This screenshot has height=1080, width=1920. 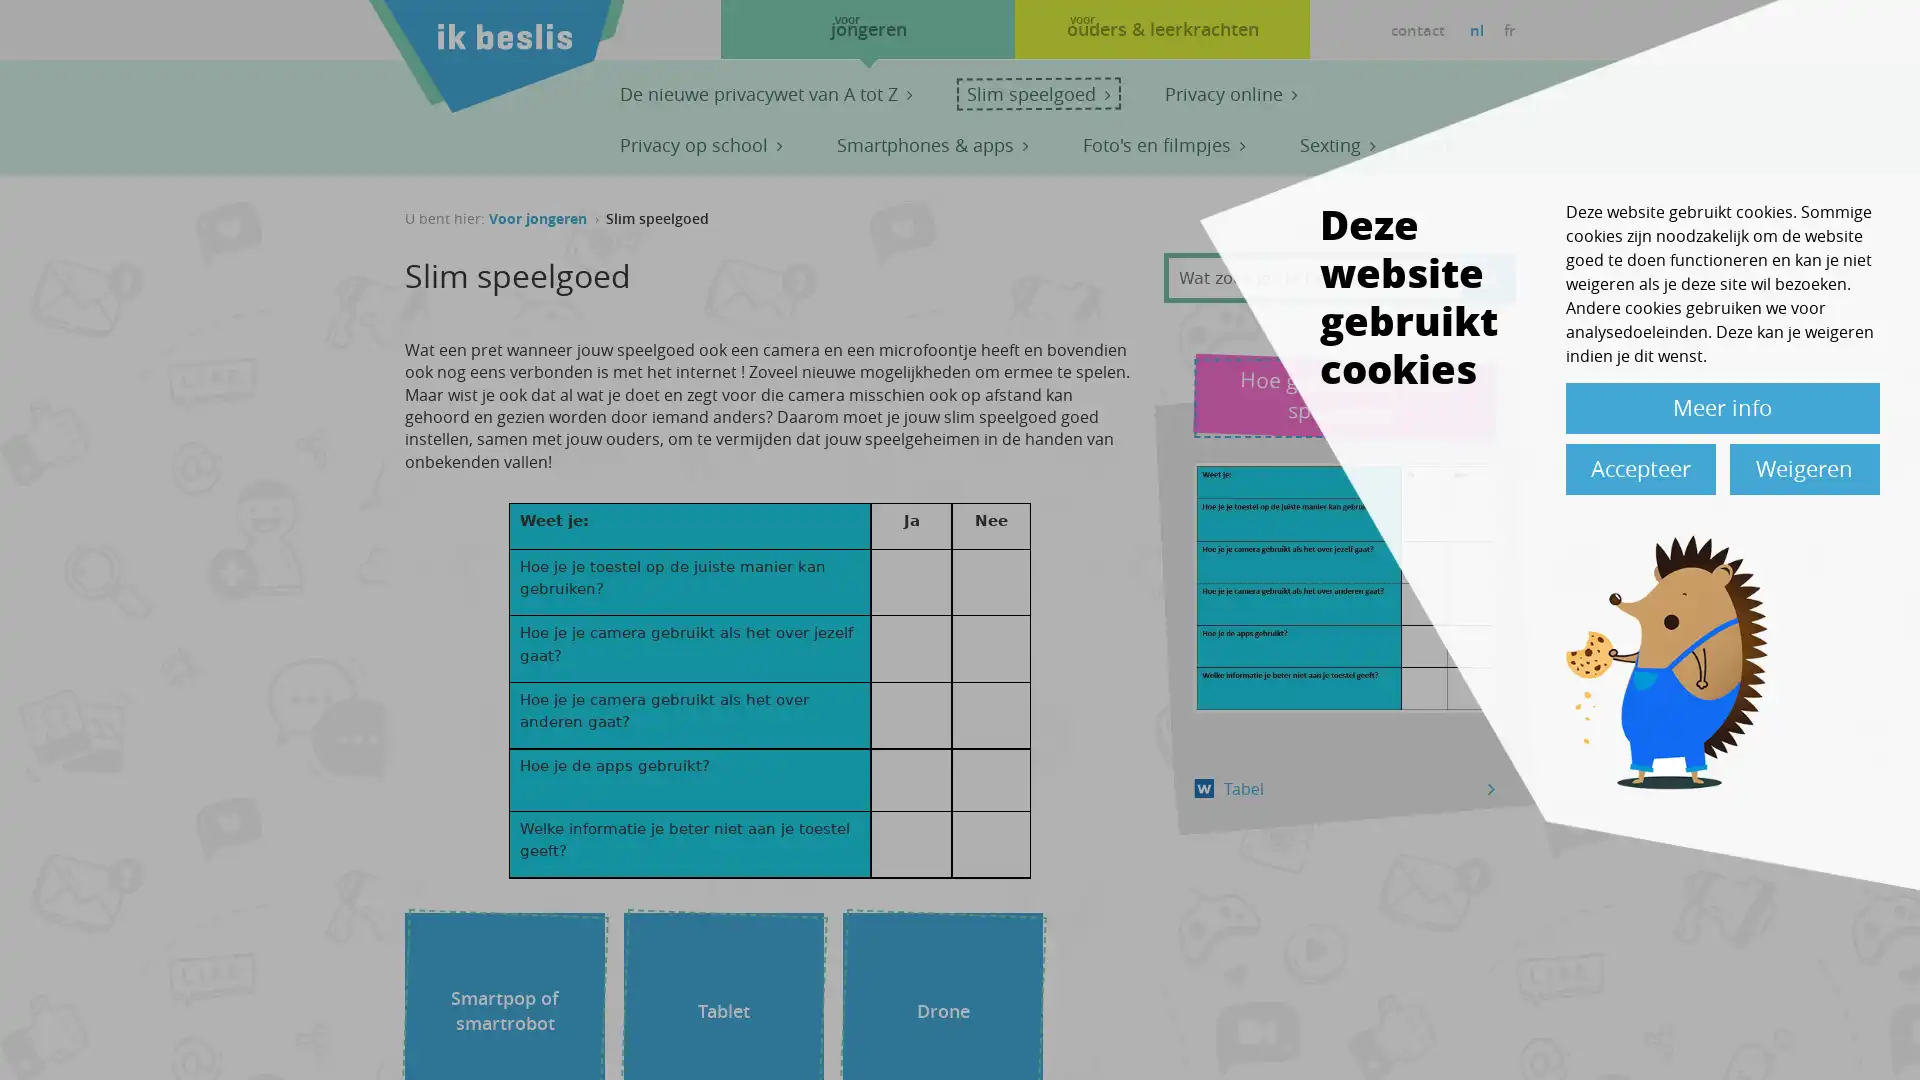 I want to click on Apply, so click(x=1488, y=277).